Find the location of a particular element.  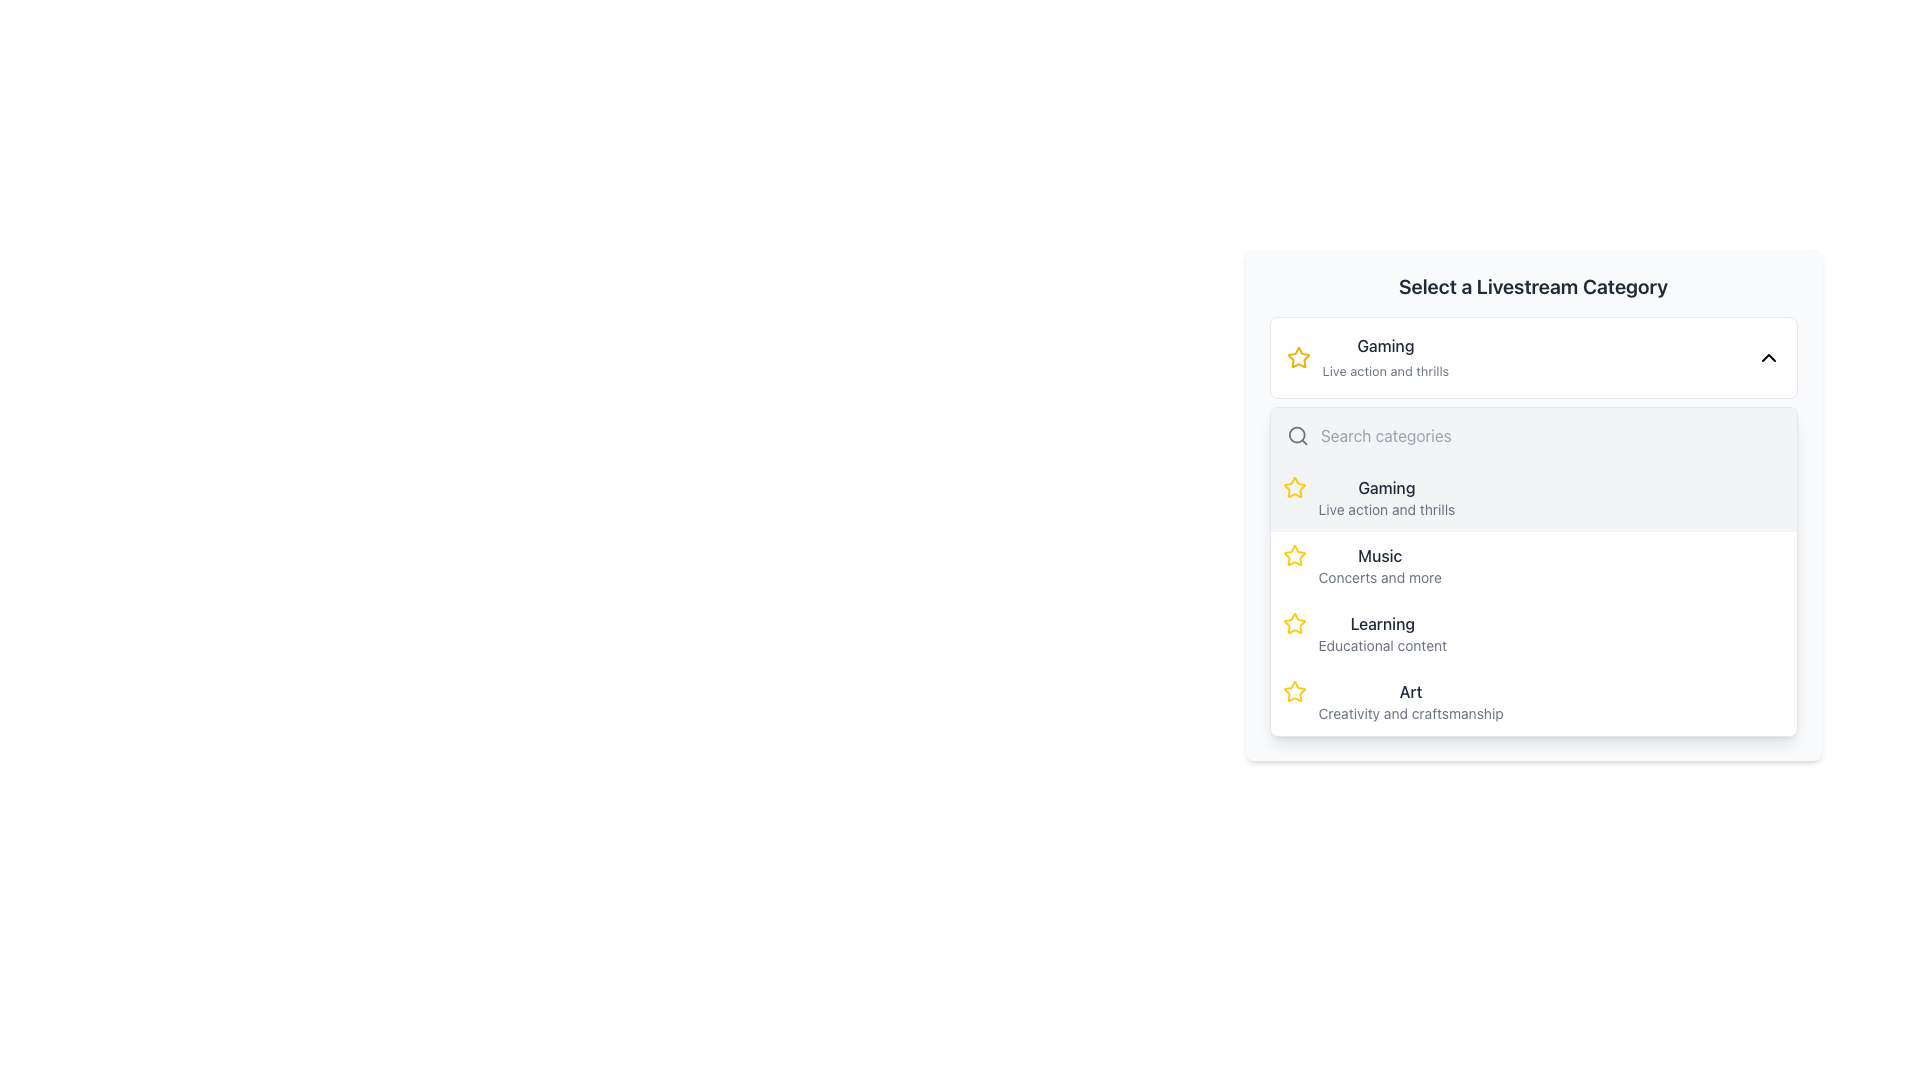

the star-shaped icon with a bold yellow border and white-filled interior located to the left of the 'Art' entry in the category list is located at coordinates (1294, 690).